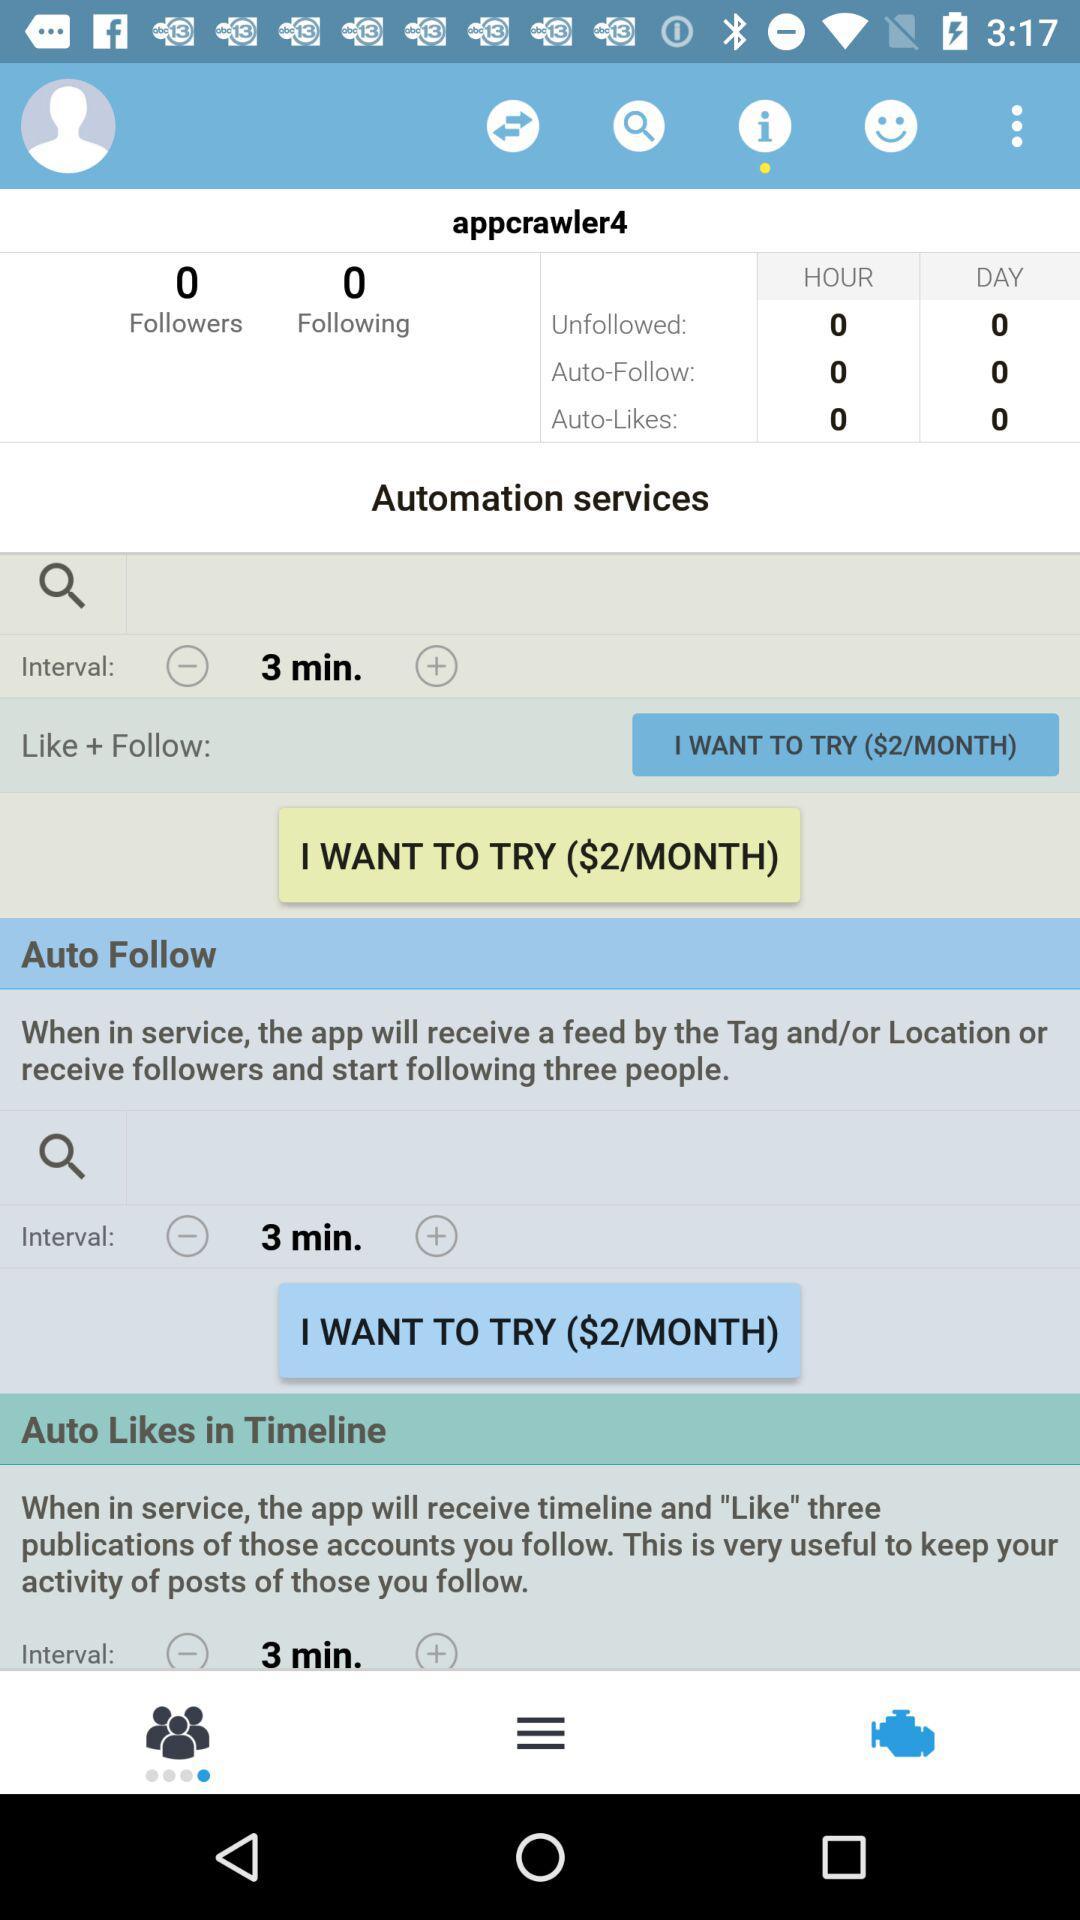  Describe the element at coordinates (890, 124) in the screenshot. I see `react with an emoji` at that location.